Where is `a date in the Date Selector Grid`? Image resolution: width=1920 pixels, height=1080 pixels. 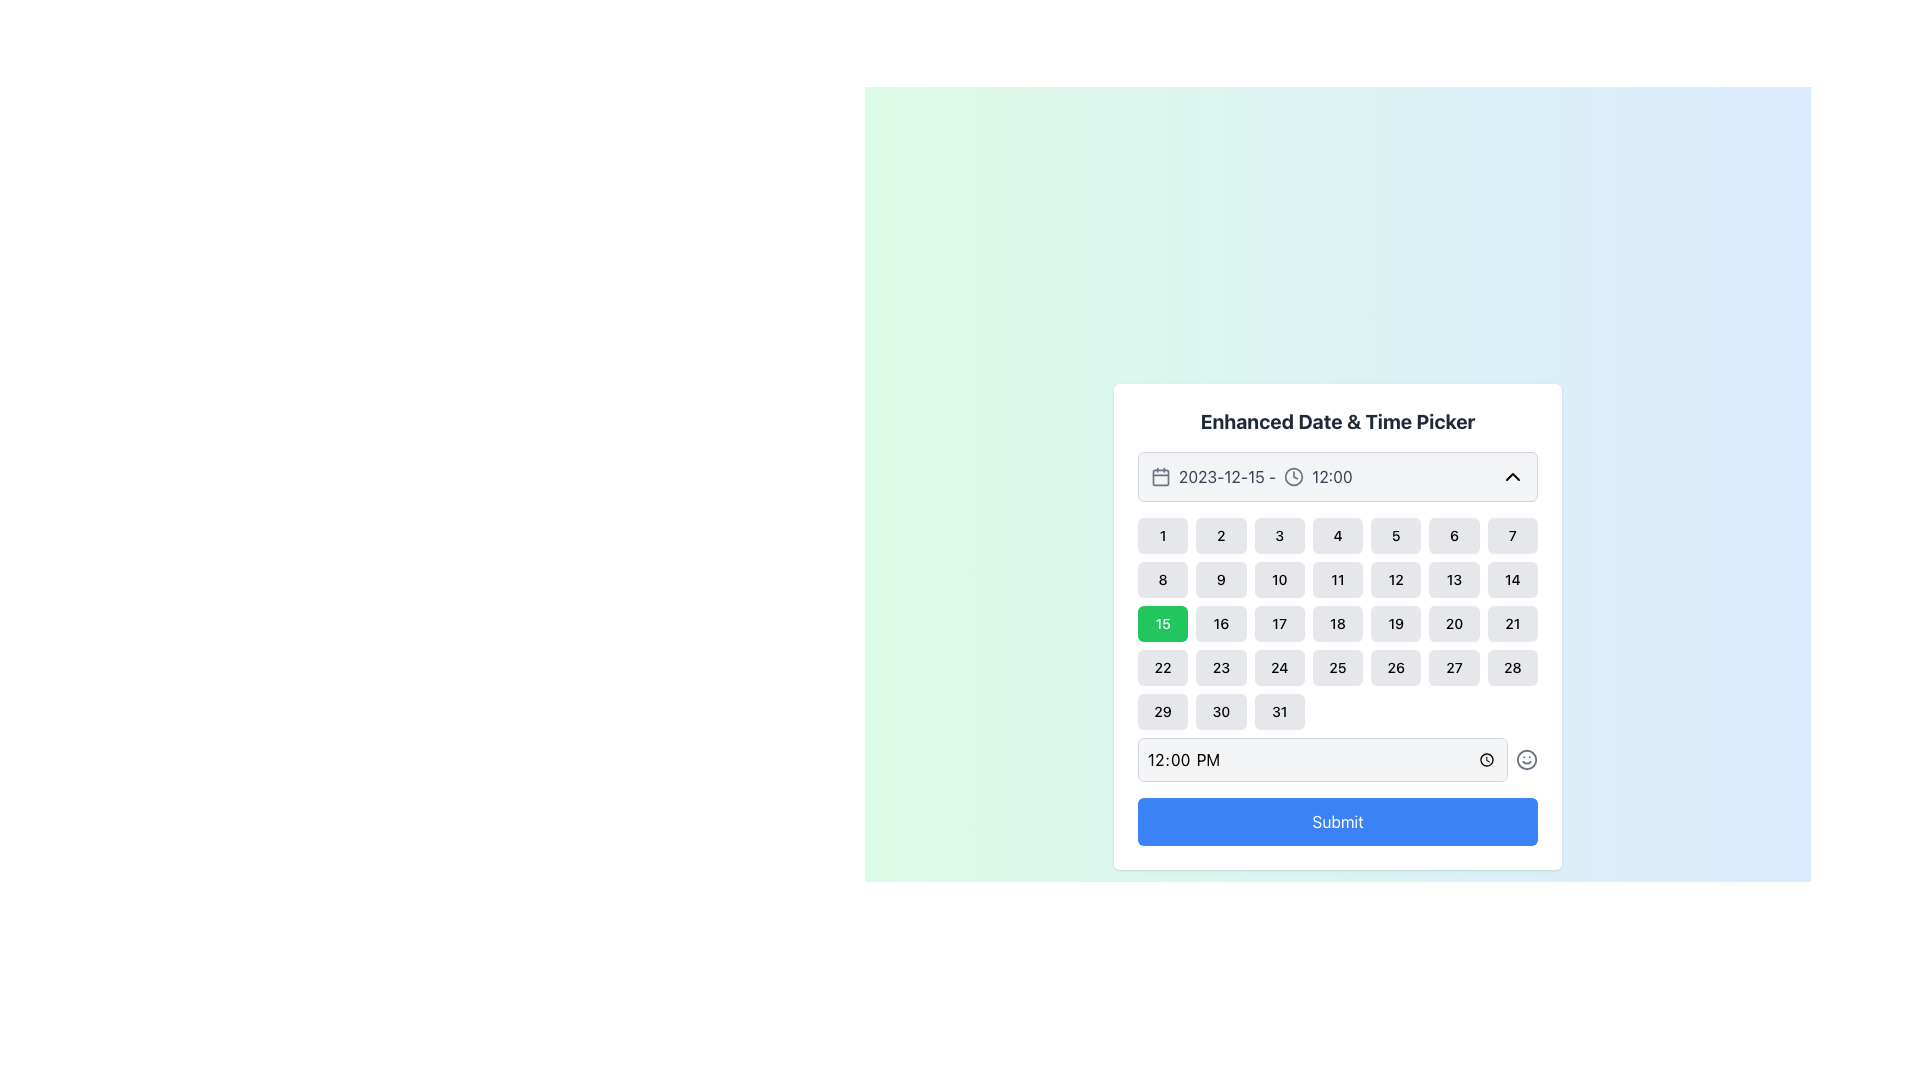
a date in the Date Selector Grid is located at coordinates (1338, 623).